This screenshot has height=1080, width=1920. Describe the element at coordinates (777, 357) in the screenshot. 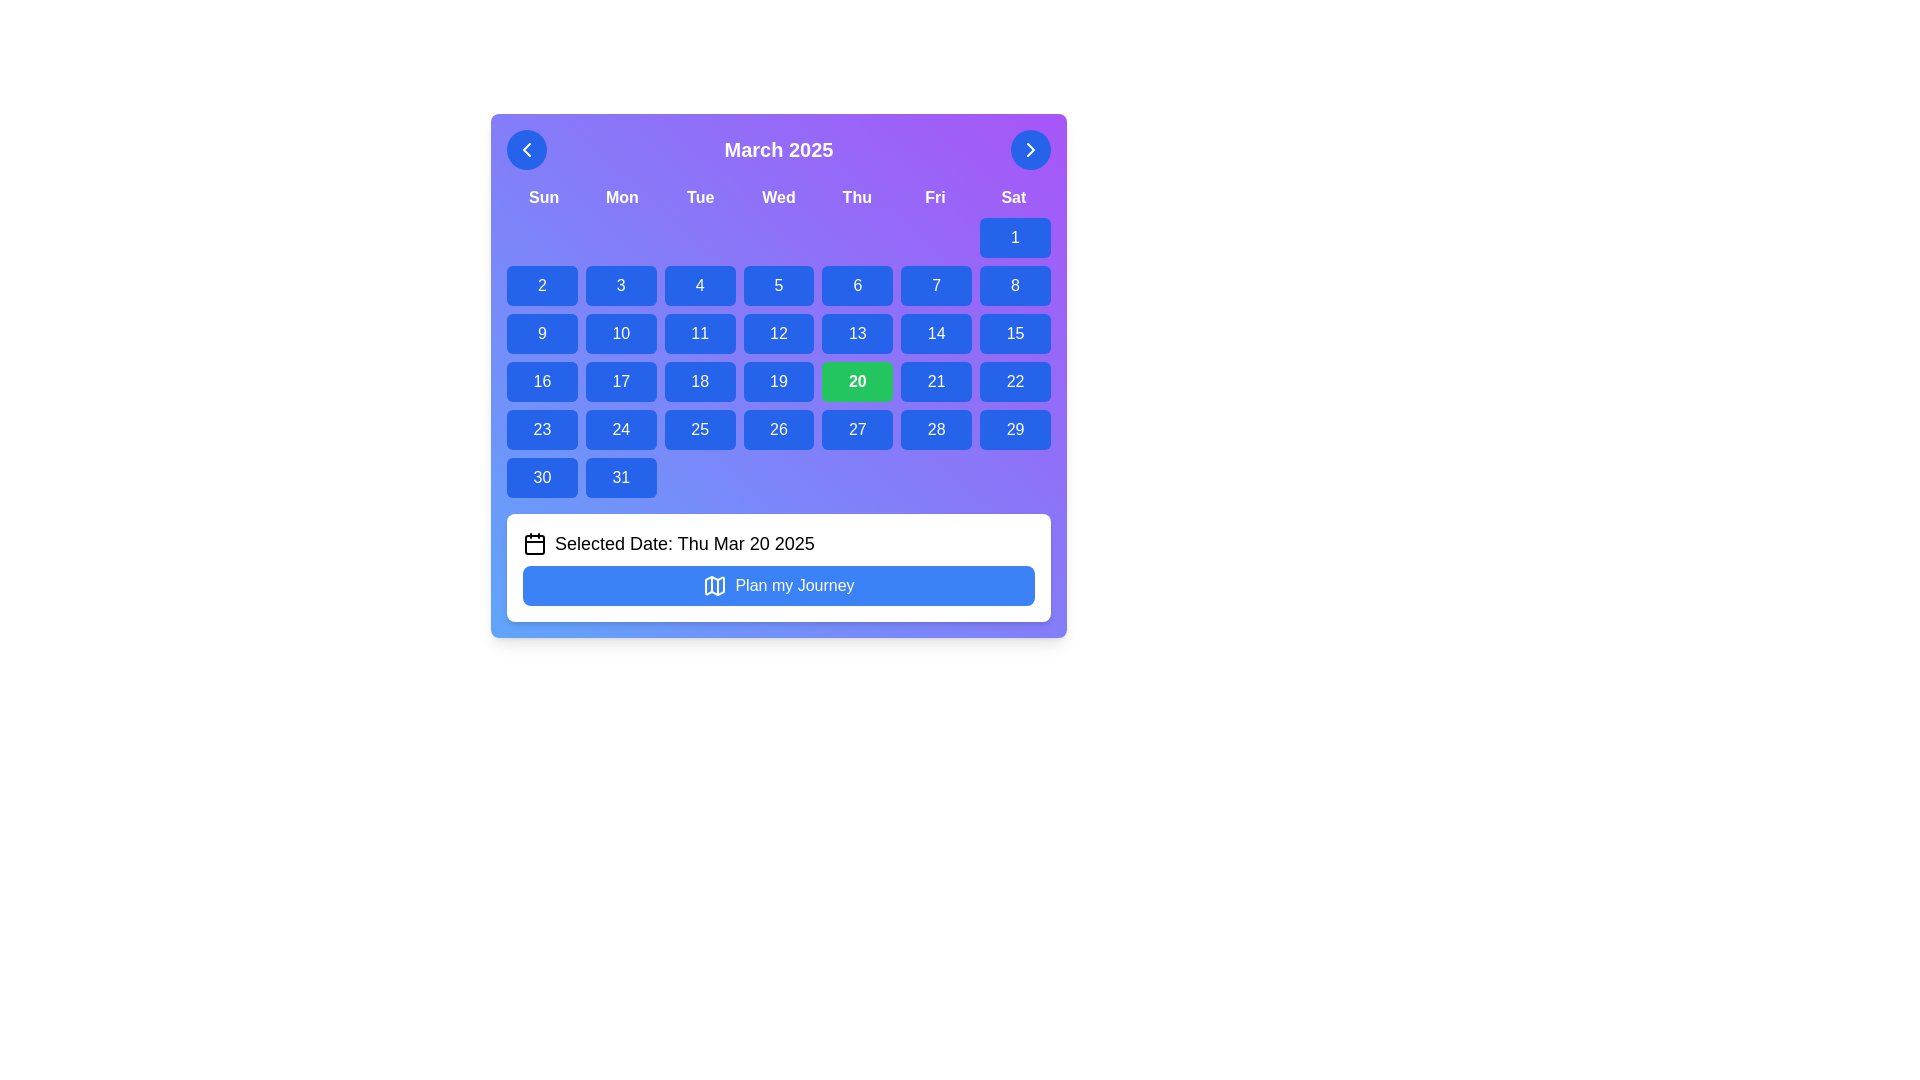

I see `the interactive calendar grid` at that location.